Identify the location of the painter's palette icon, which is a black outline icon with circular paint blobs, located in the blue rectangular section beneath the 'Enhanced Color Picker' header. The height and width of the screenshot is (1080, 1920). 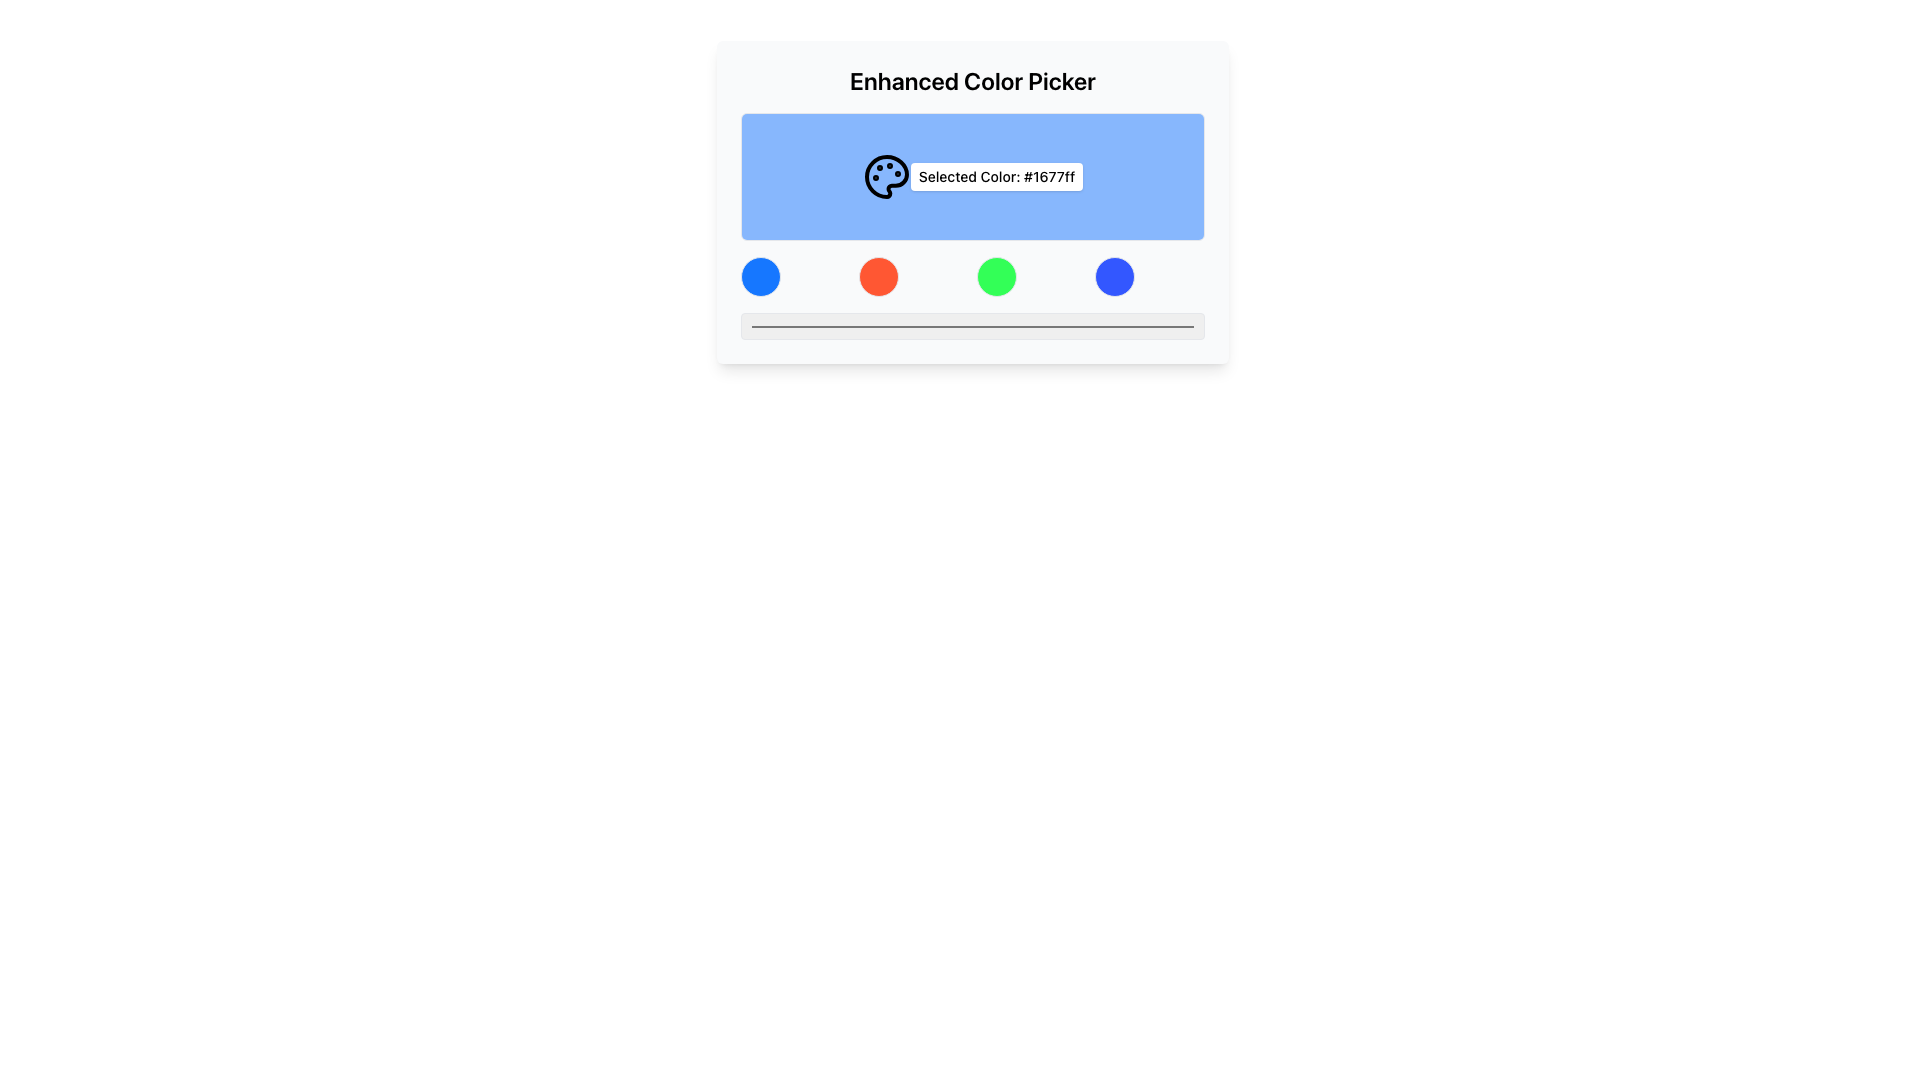
(885, 176).